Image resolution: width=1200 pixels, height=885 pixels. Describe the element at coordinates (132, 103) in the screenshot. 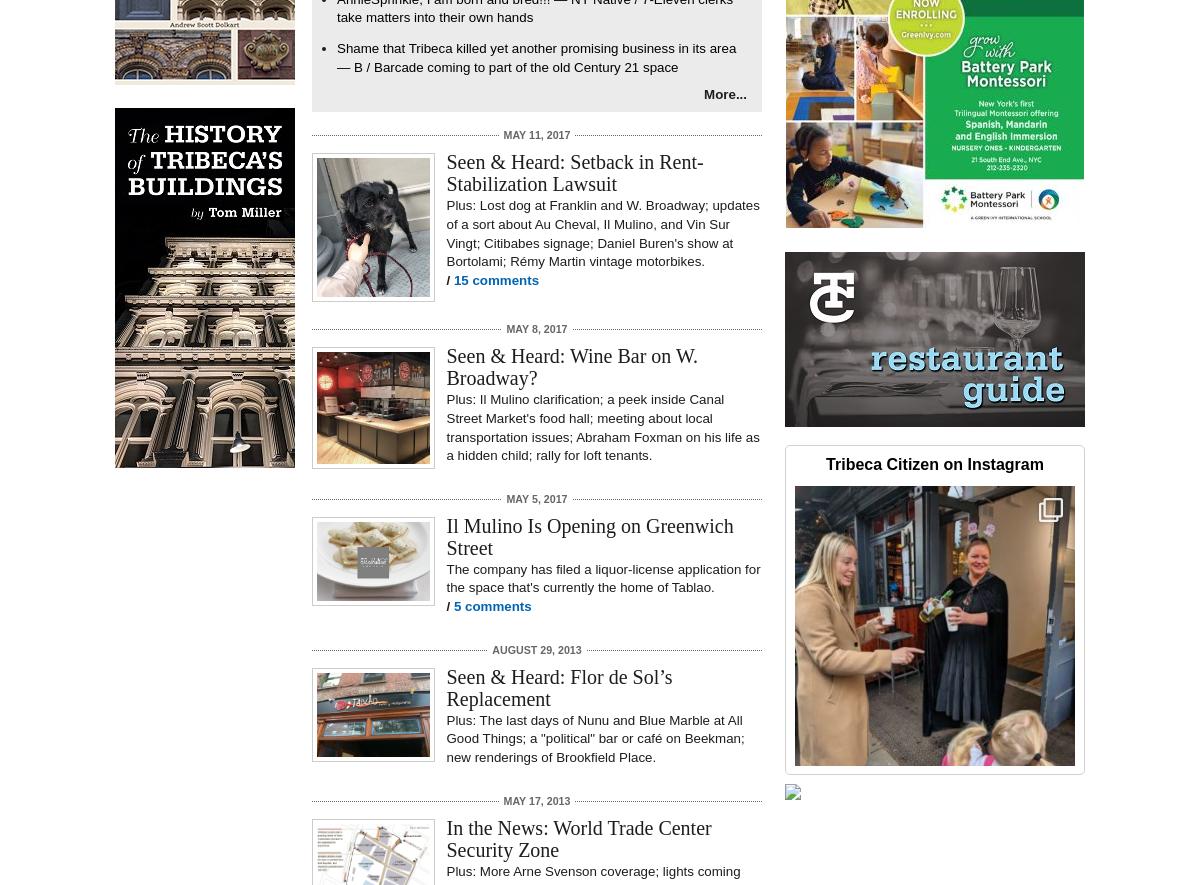

I see `'History of Tribeca Buildings'` at that location.